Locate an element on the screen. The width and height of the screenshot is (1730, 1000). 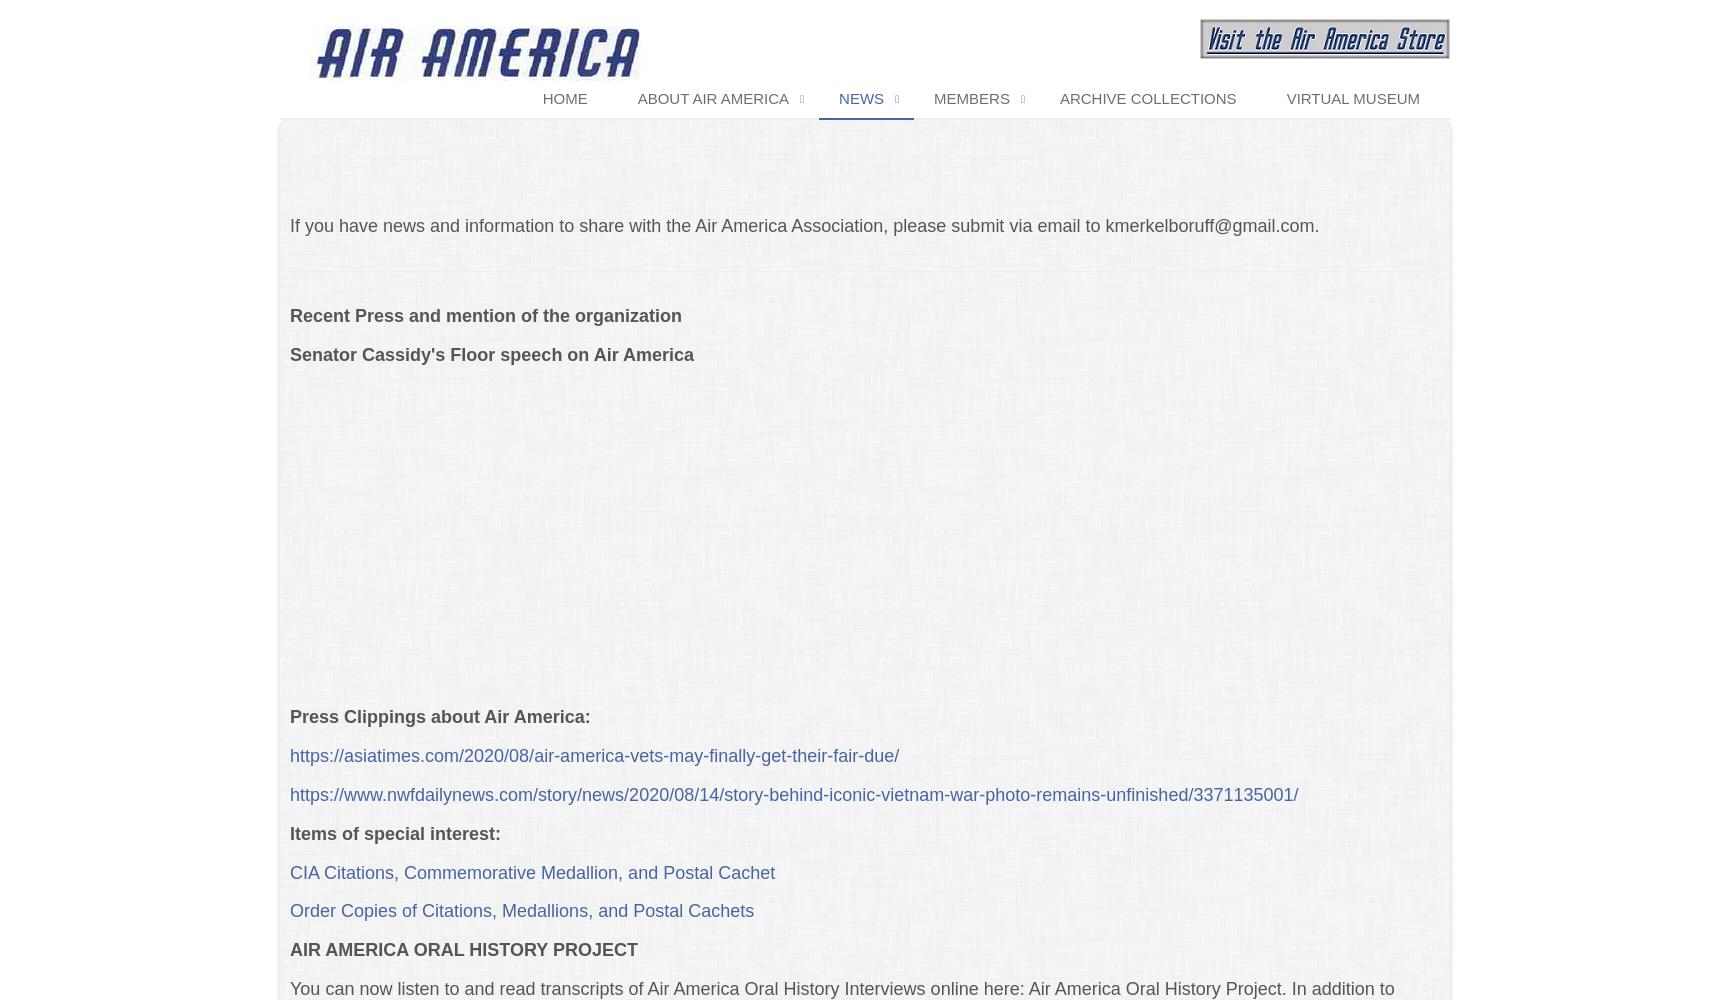
'Recent Press and mention of the organization' is located at coordinates (484, 314).